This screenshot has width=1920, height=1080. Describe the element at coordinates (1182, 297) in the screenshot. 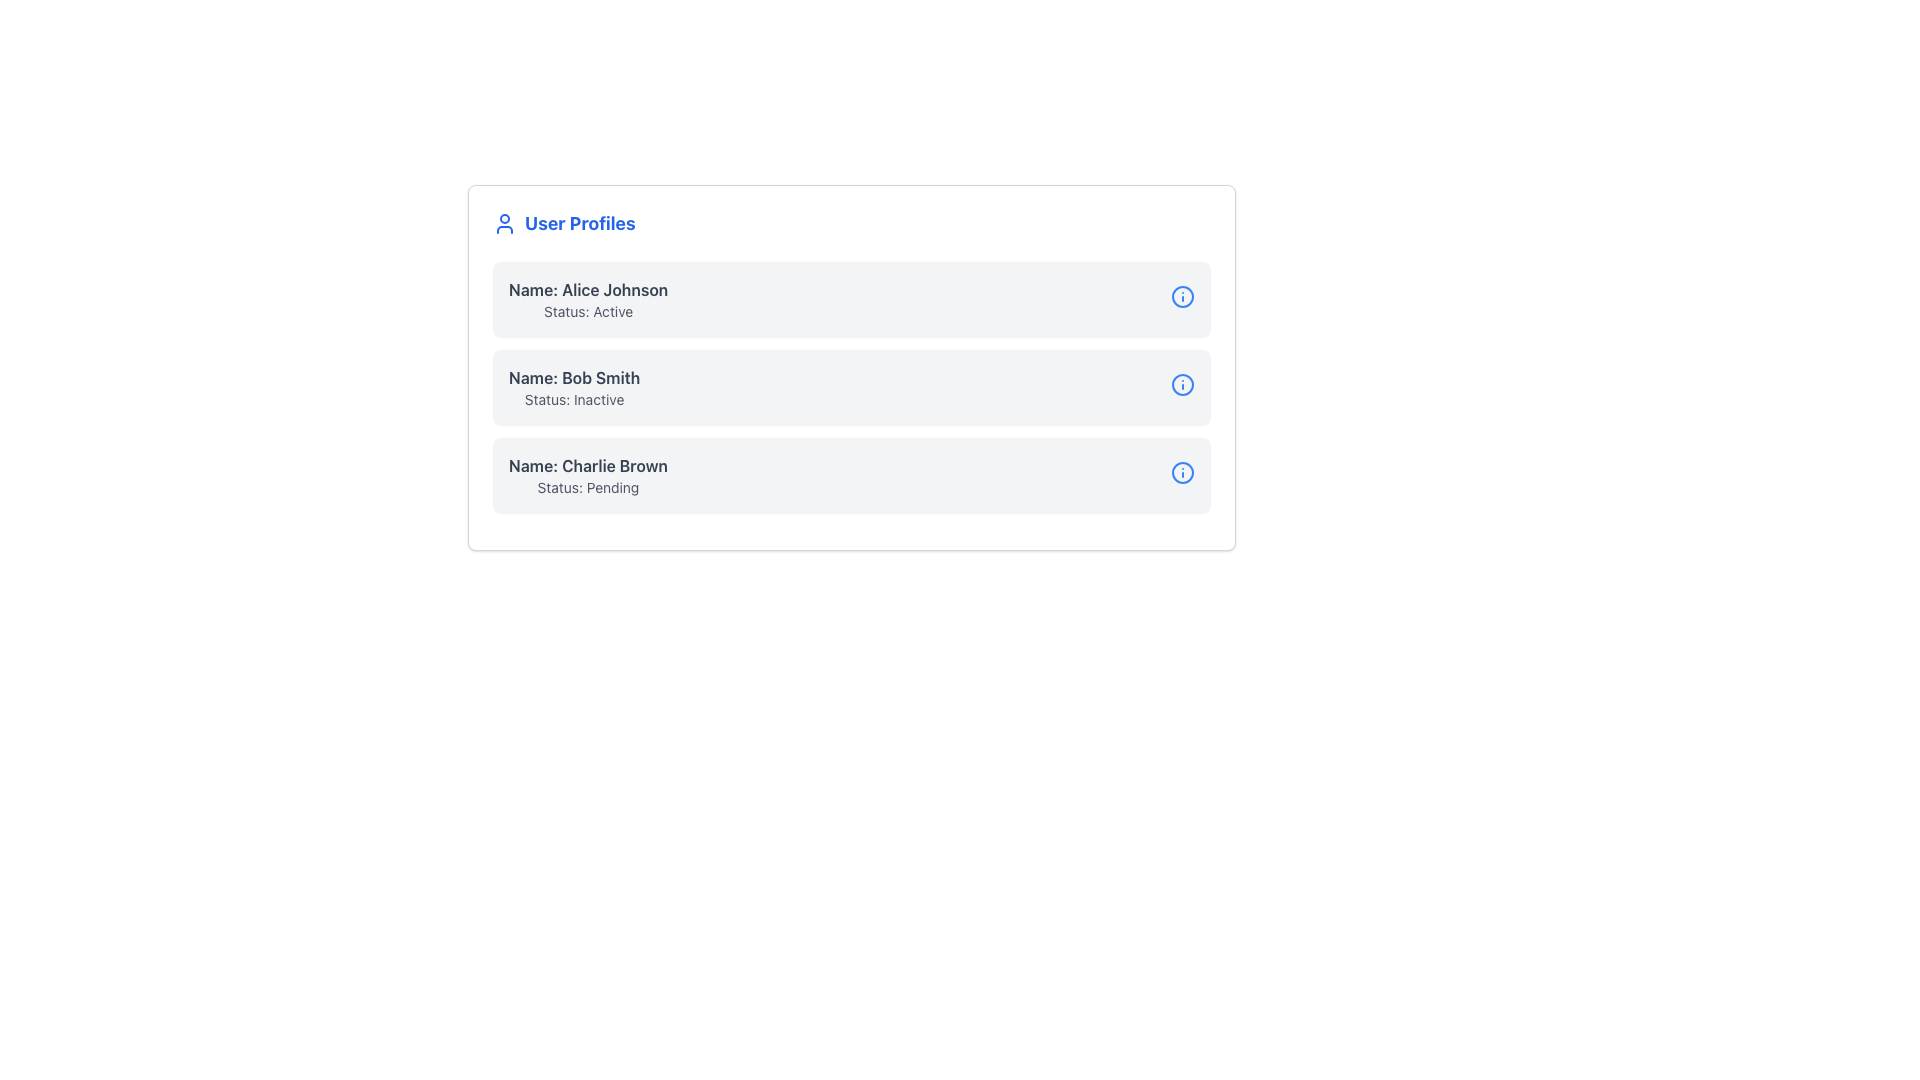

I see `the circular blue-bordered icon with a white interior and blue 'i' symbol` at that location.